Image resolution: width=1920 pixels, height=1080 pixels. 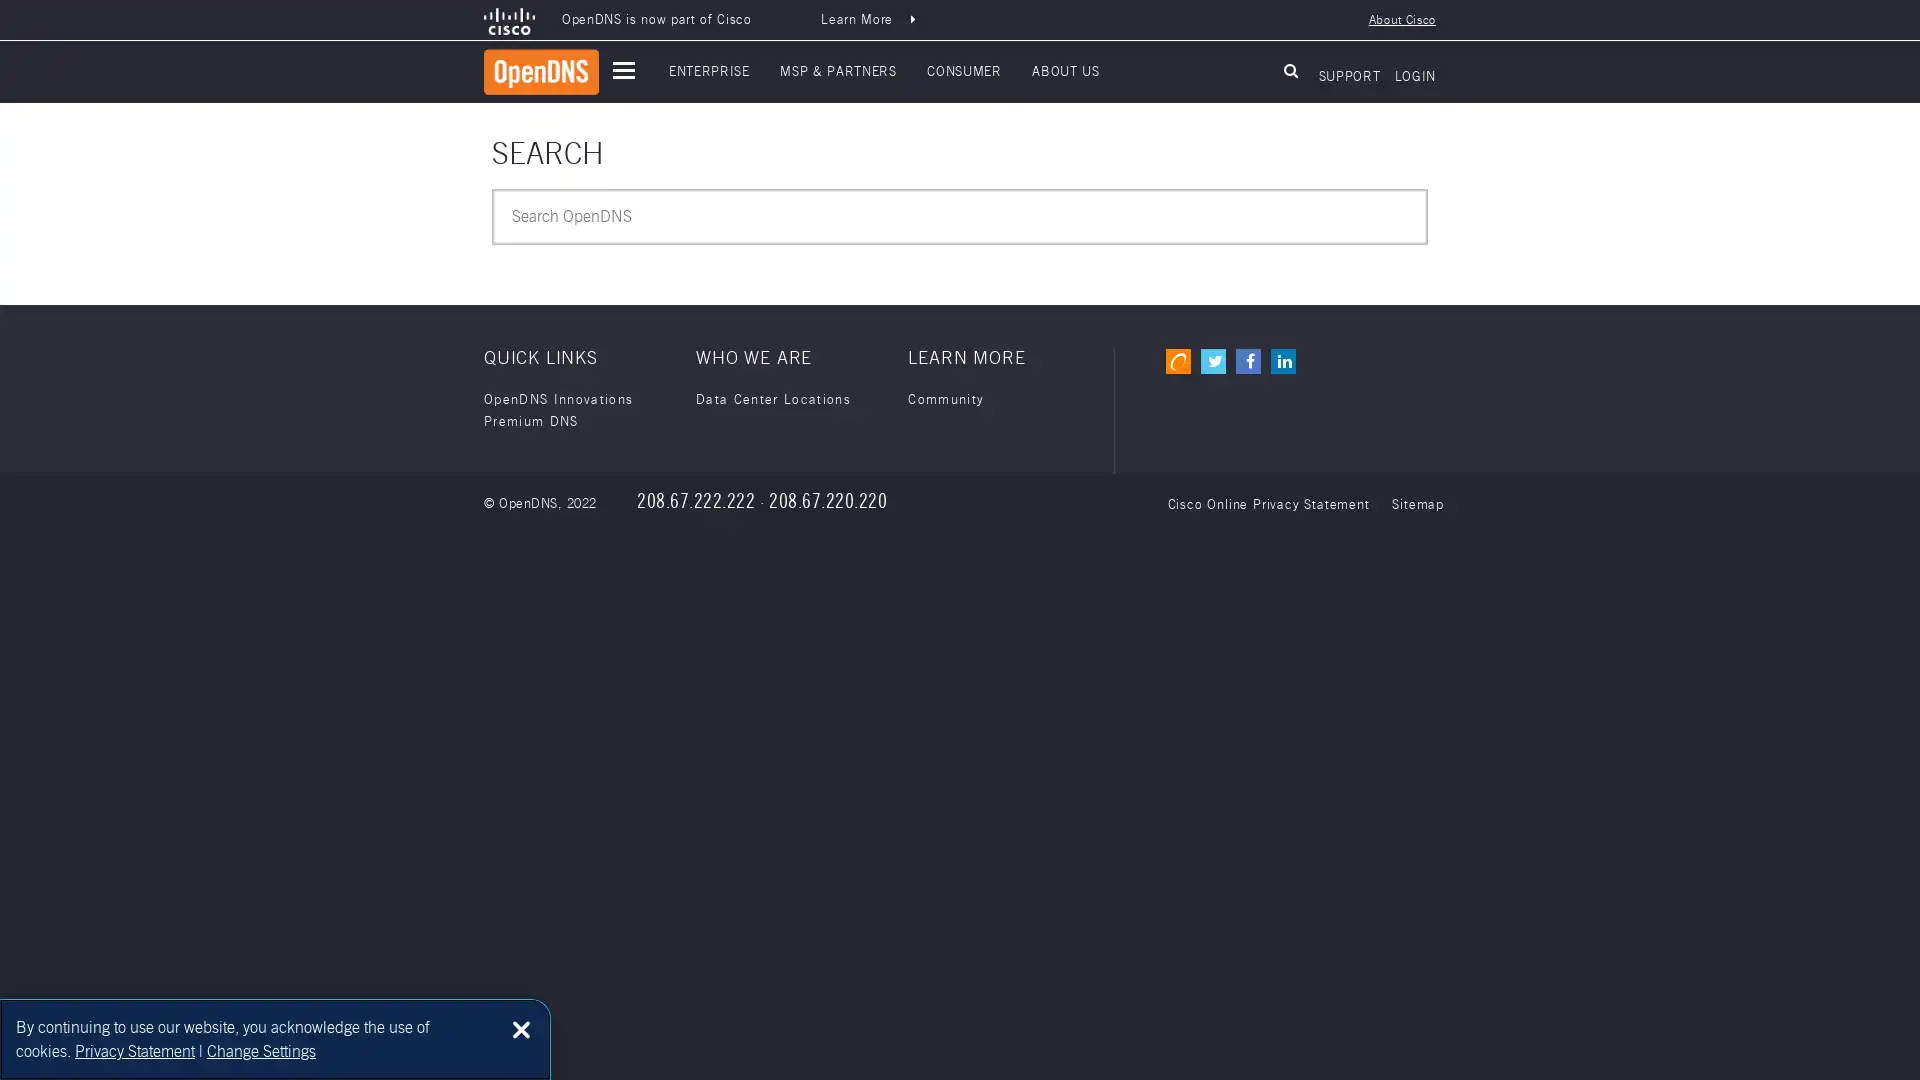 What do you see at coordinates (623, 69) in the screenshot?
I see `open main navigation` at bounding box center [623, 69].